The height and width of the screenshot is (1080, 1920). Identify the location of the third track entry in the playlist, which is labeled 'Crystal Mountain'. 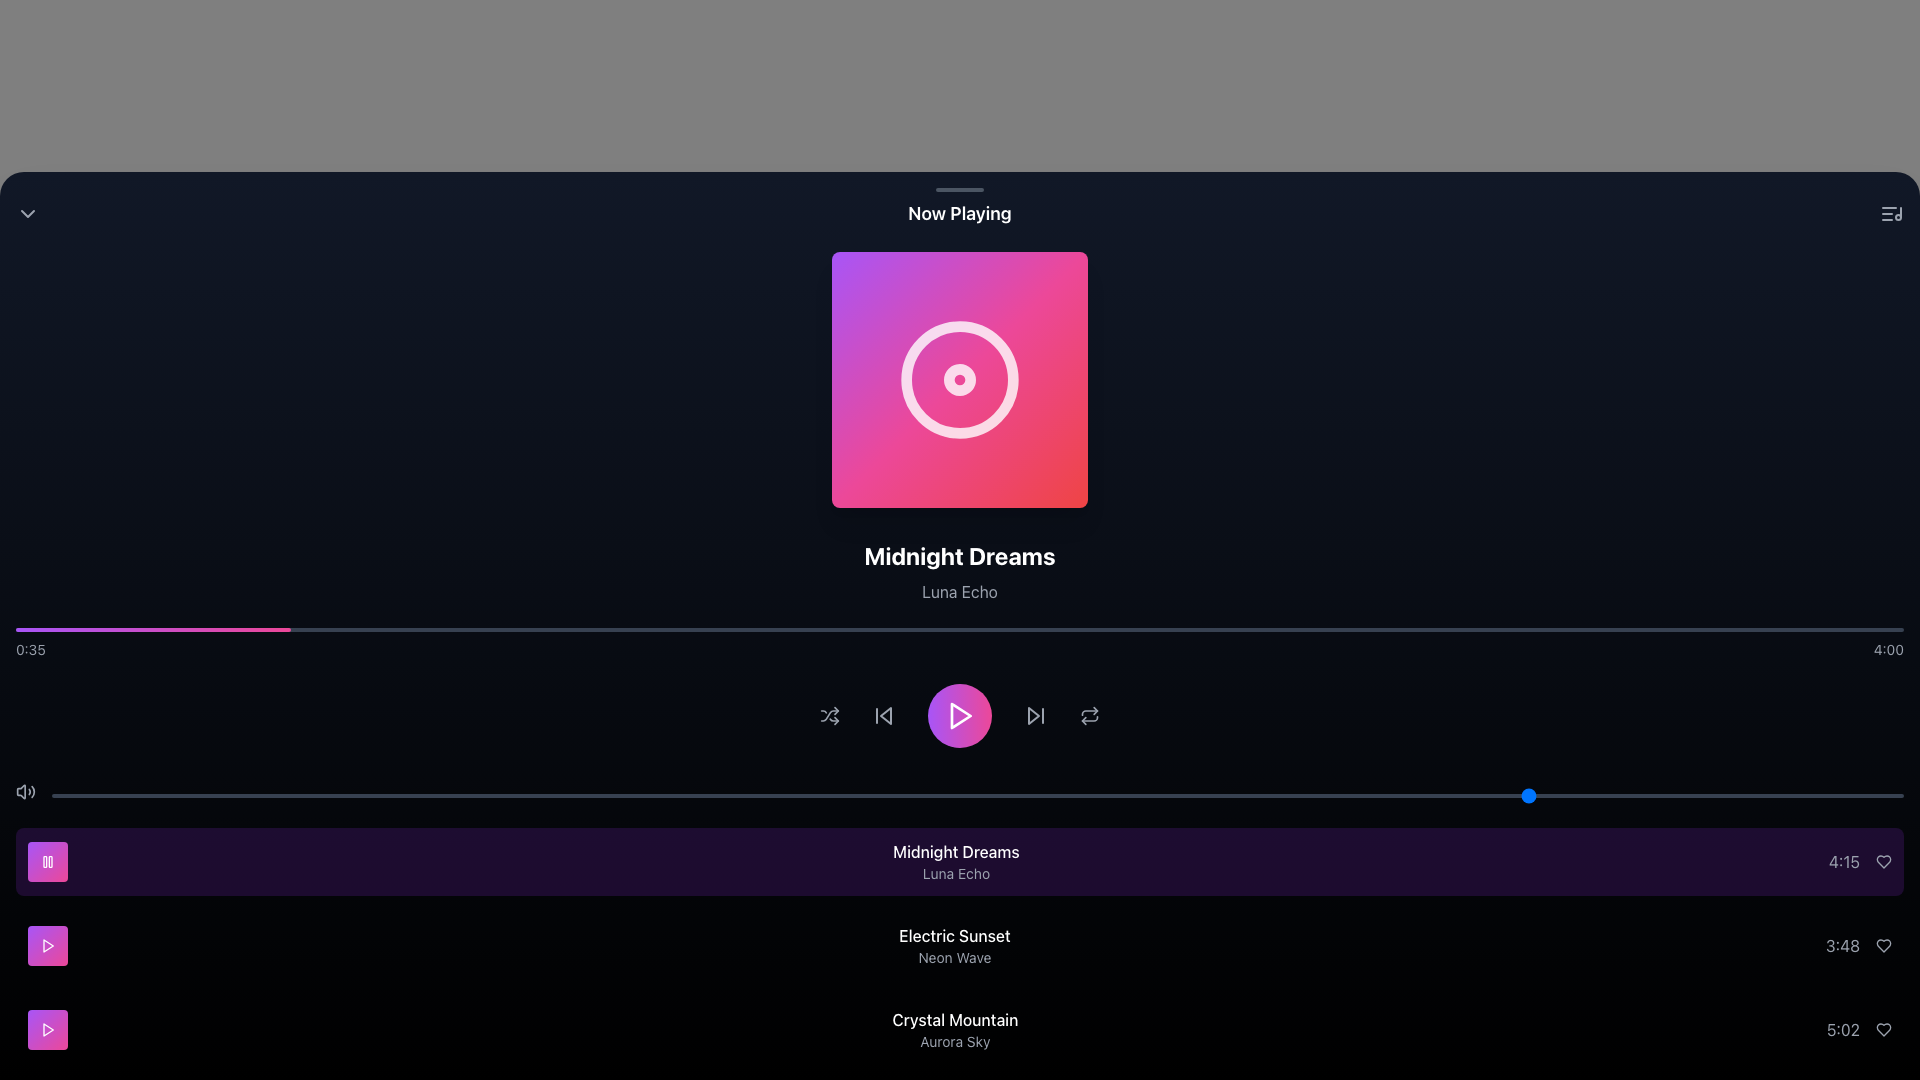
(960, 1029).